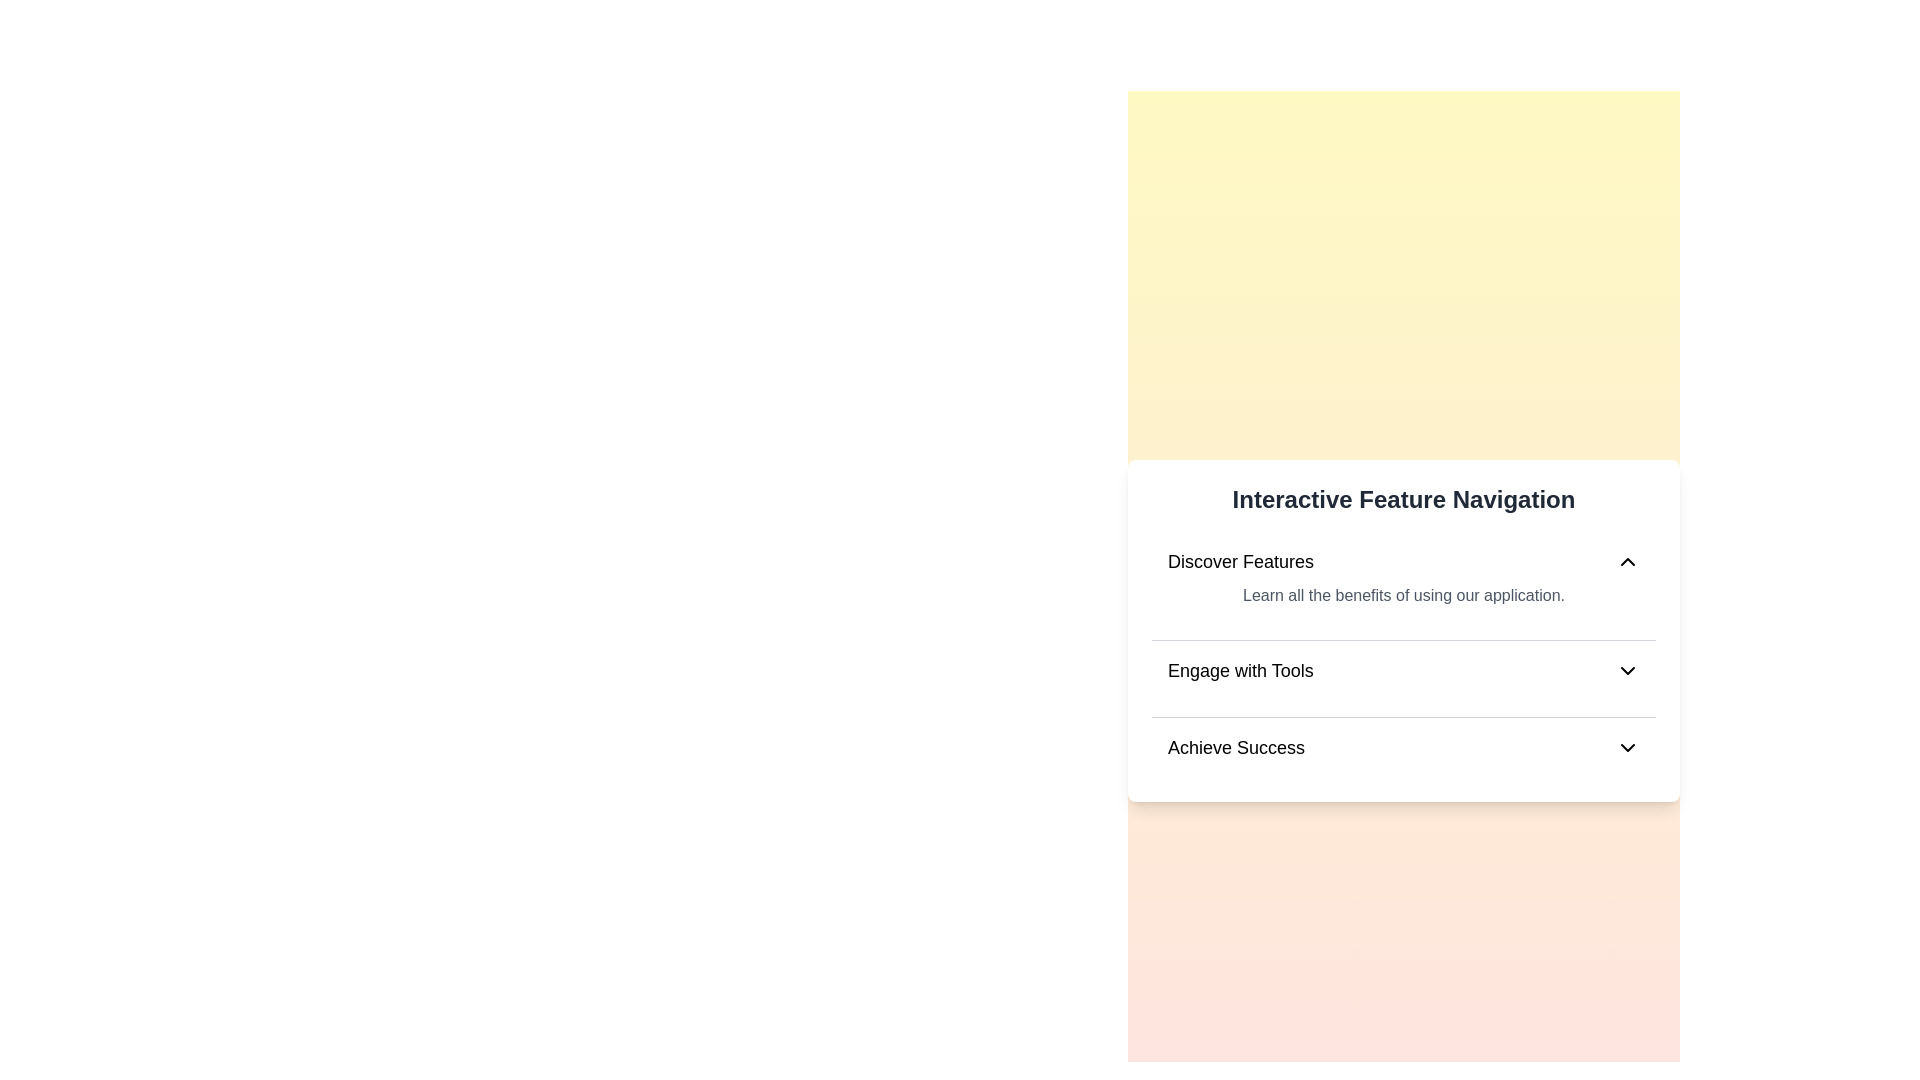 Image resolution: width=1920 pixels, height=1080 pixels. I want to click on the icon for Achieve Success to toggle its content visibility, so click(1627, 748).